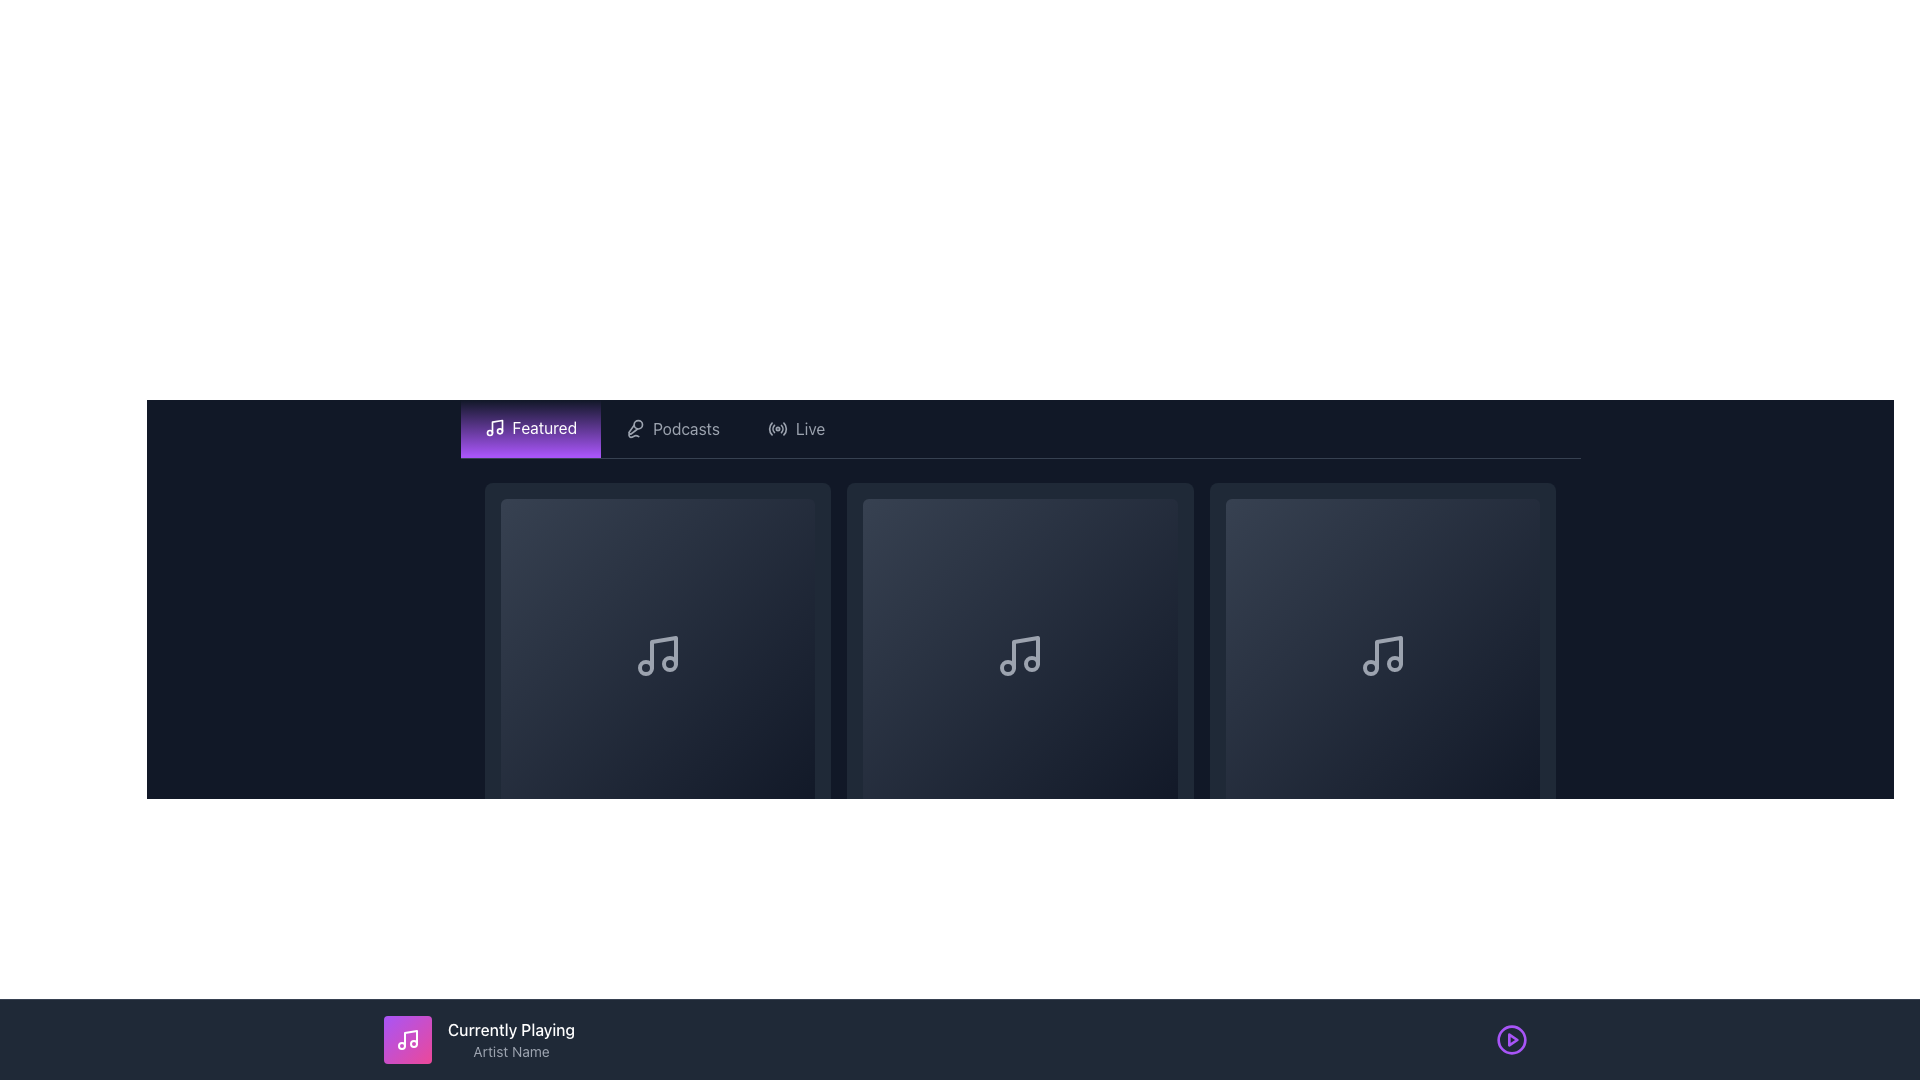  What do you see at coordinates (407, 1039) in the screenshot?
I see `visual feedback from the unique music note icon, which is styled with a modern SVG design and located near the bottom left section of the interface, adjacent to the text label 'Currently Playing - Artist Name'` at bounding box center [407, 1039].